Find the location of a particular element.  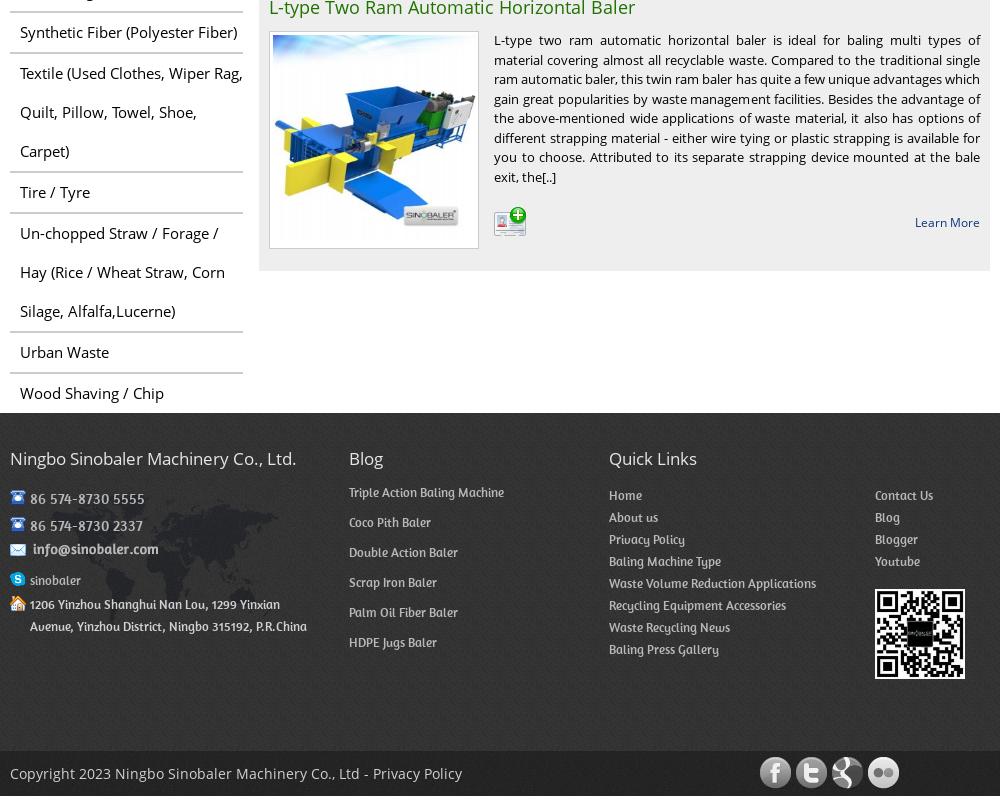

'sinobaler' is located at coordinates (55, 580).